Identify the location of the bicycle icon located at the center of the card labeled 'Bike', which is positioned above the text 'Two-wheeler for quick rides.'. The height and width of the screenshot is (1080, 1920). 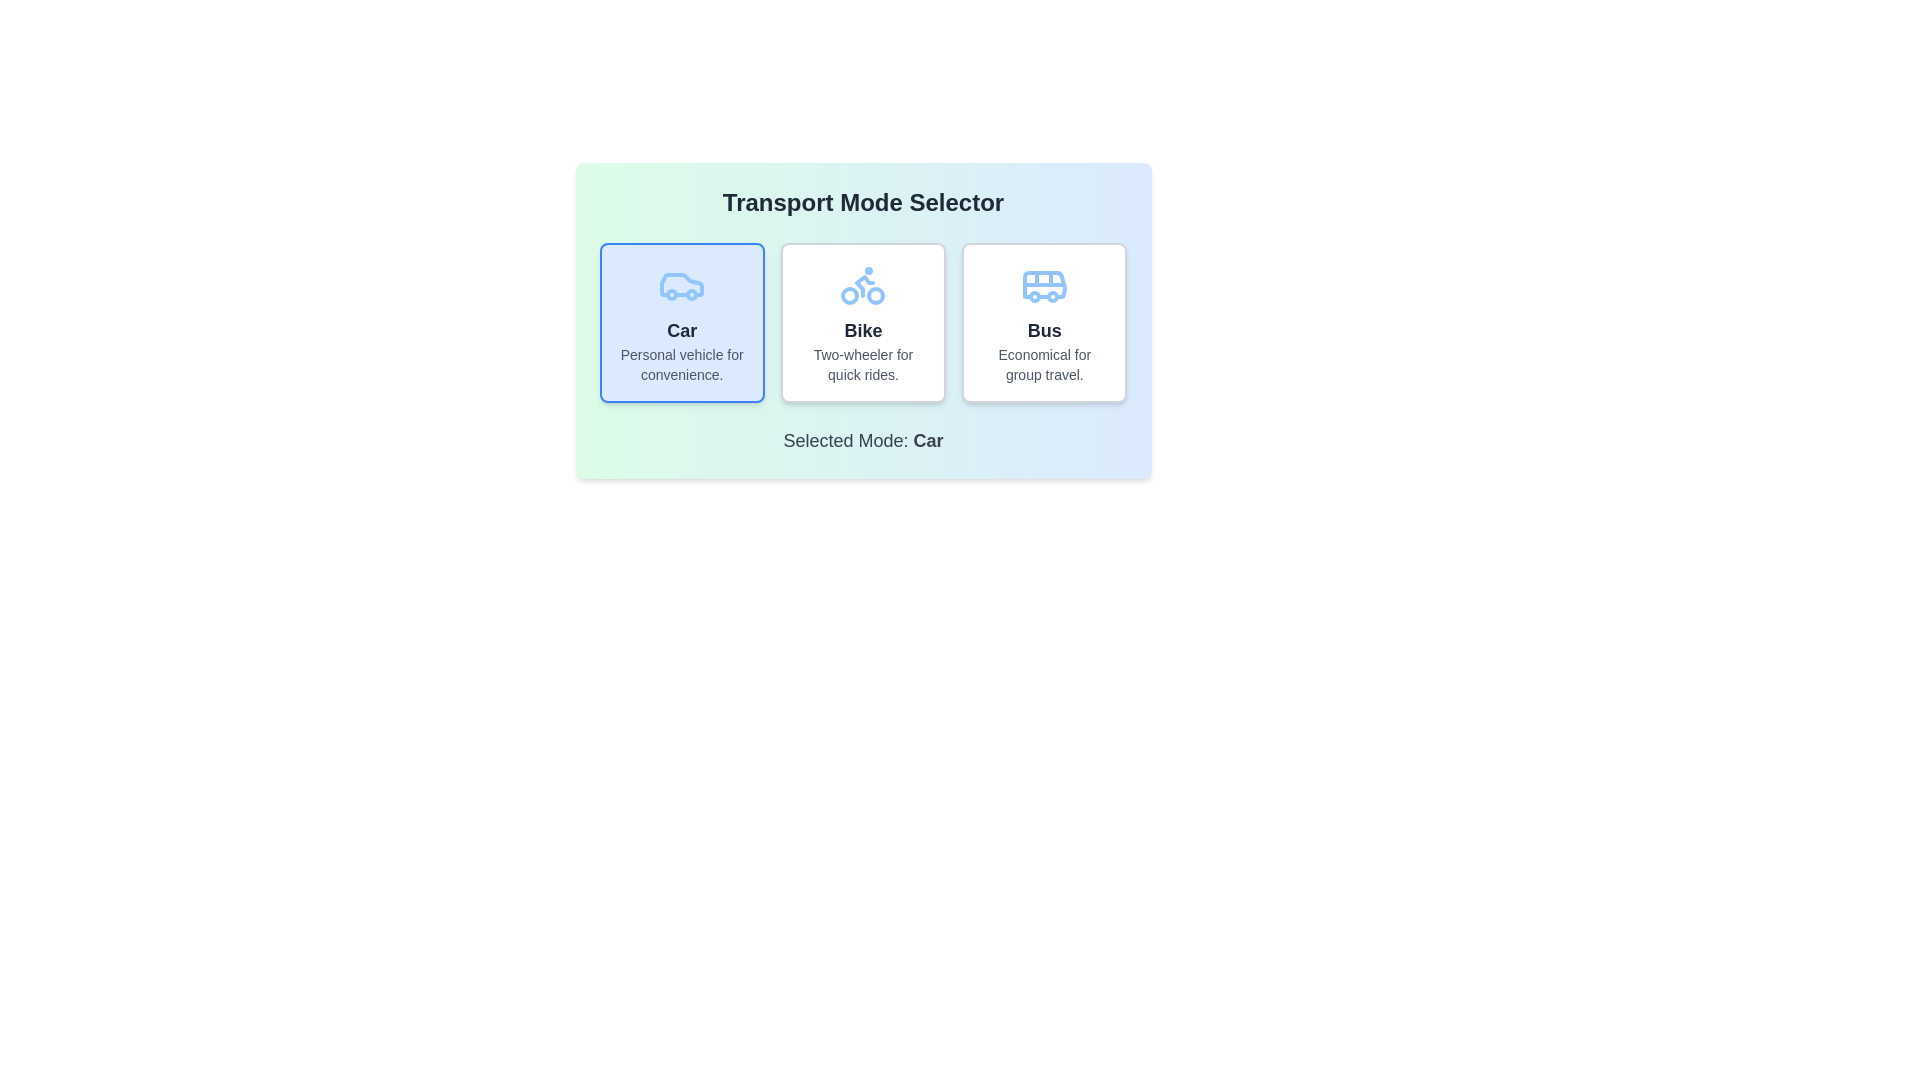
(863, 285).